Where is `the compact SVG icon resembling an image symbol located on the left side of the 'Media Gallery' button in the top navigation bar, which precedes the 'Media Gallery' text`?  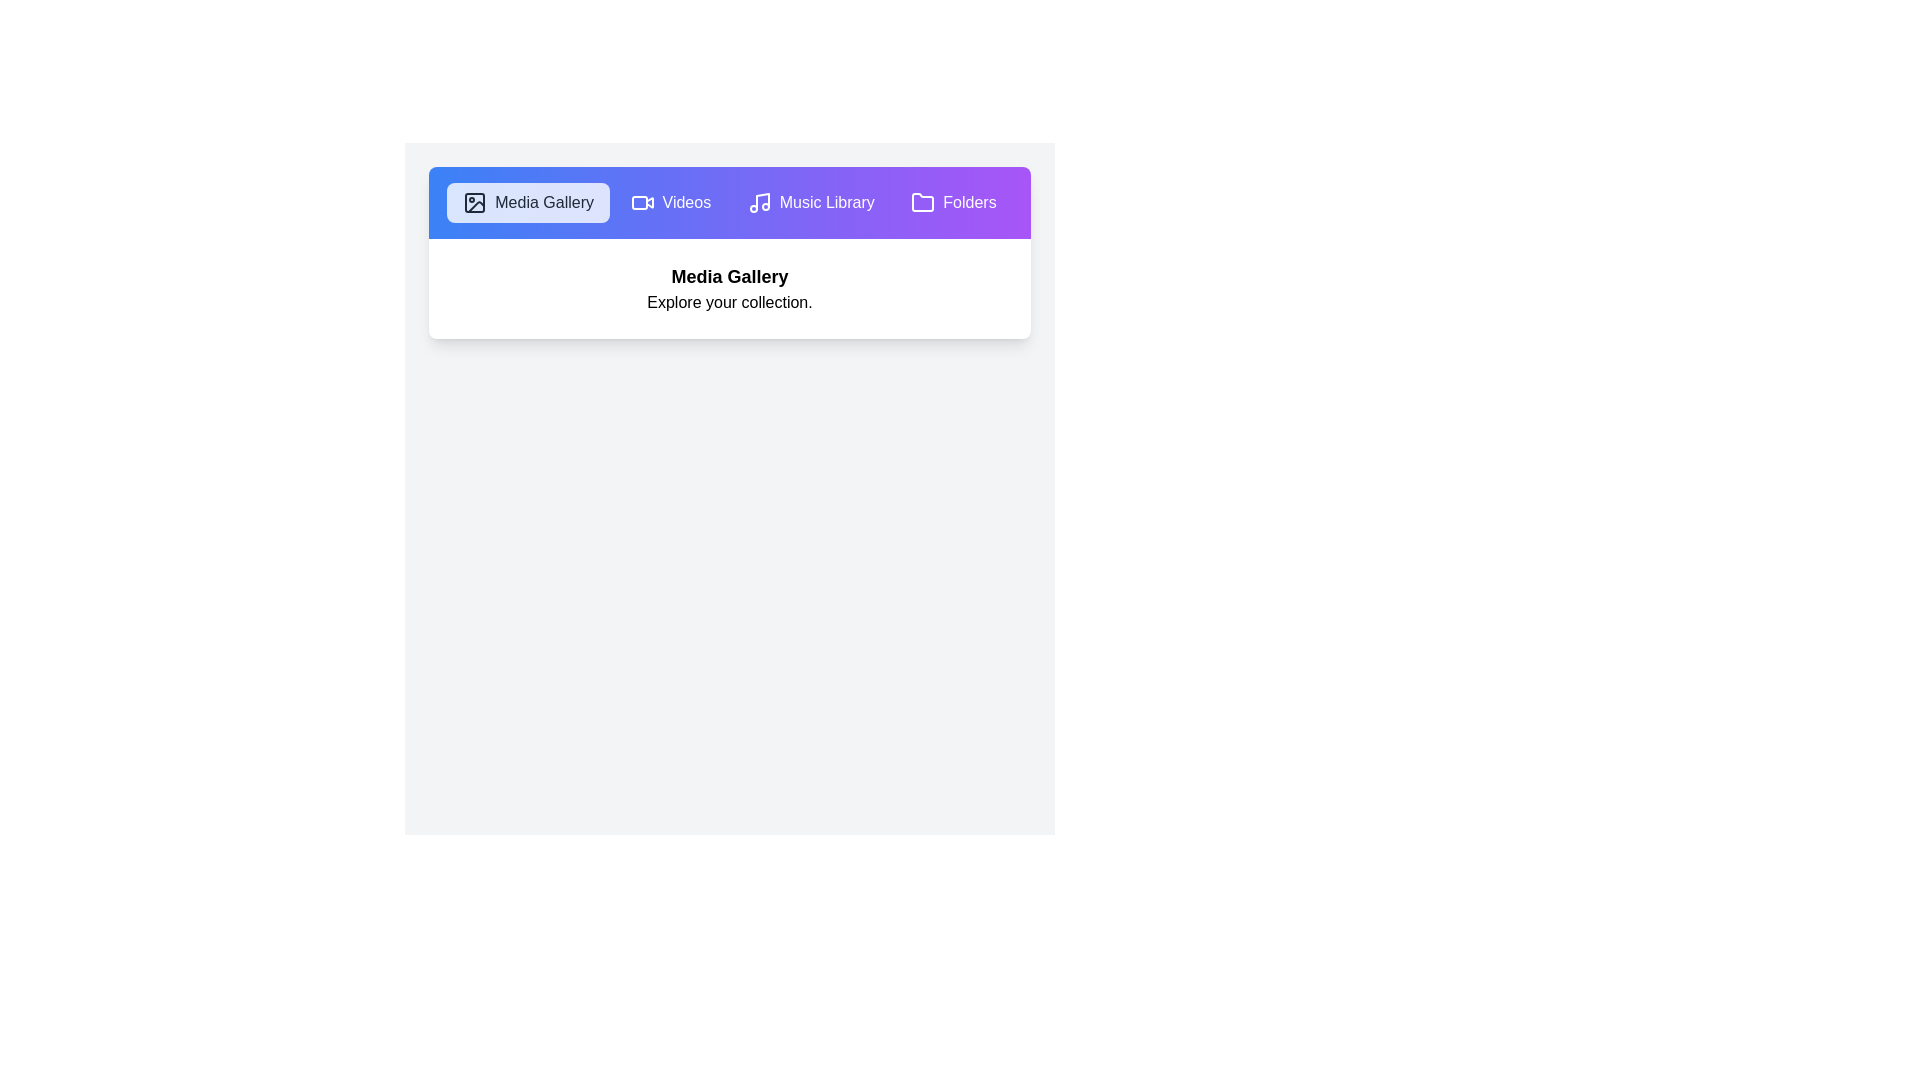 the compact SVG icon resembling an image symbol located on the left side of the 'Media Gallery' button in the top navigation bar, which precedes the 'Media Gallery' text is located at coordinates (474, 203).